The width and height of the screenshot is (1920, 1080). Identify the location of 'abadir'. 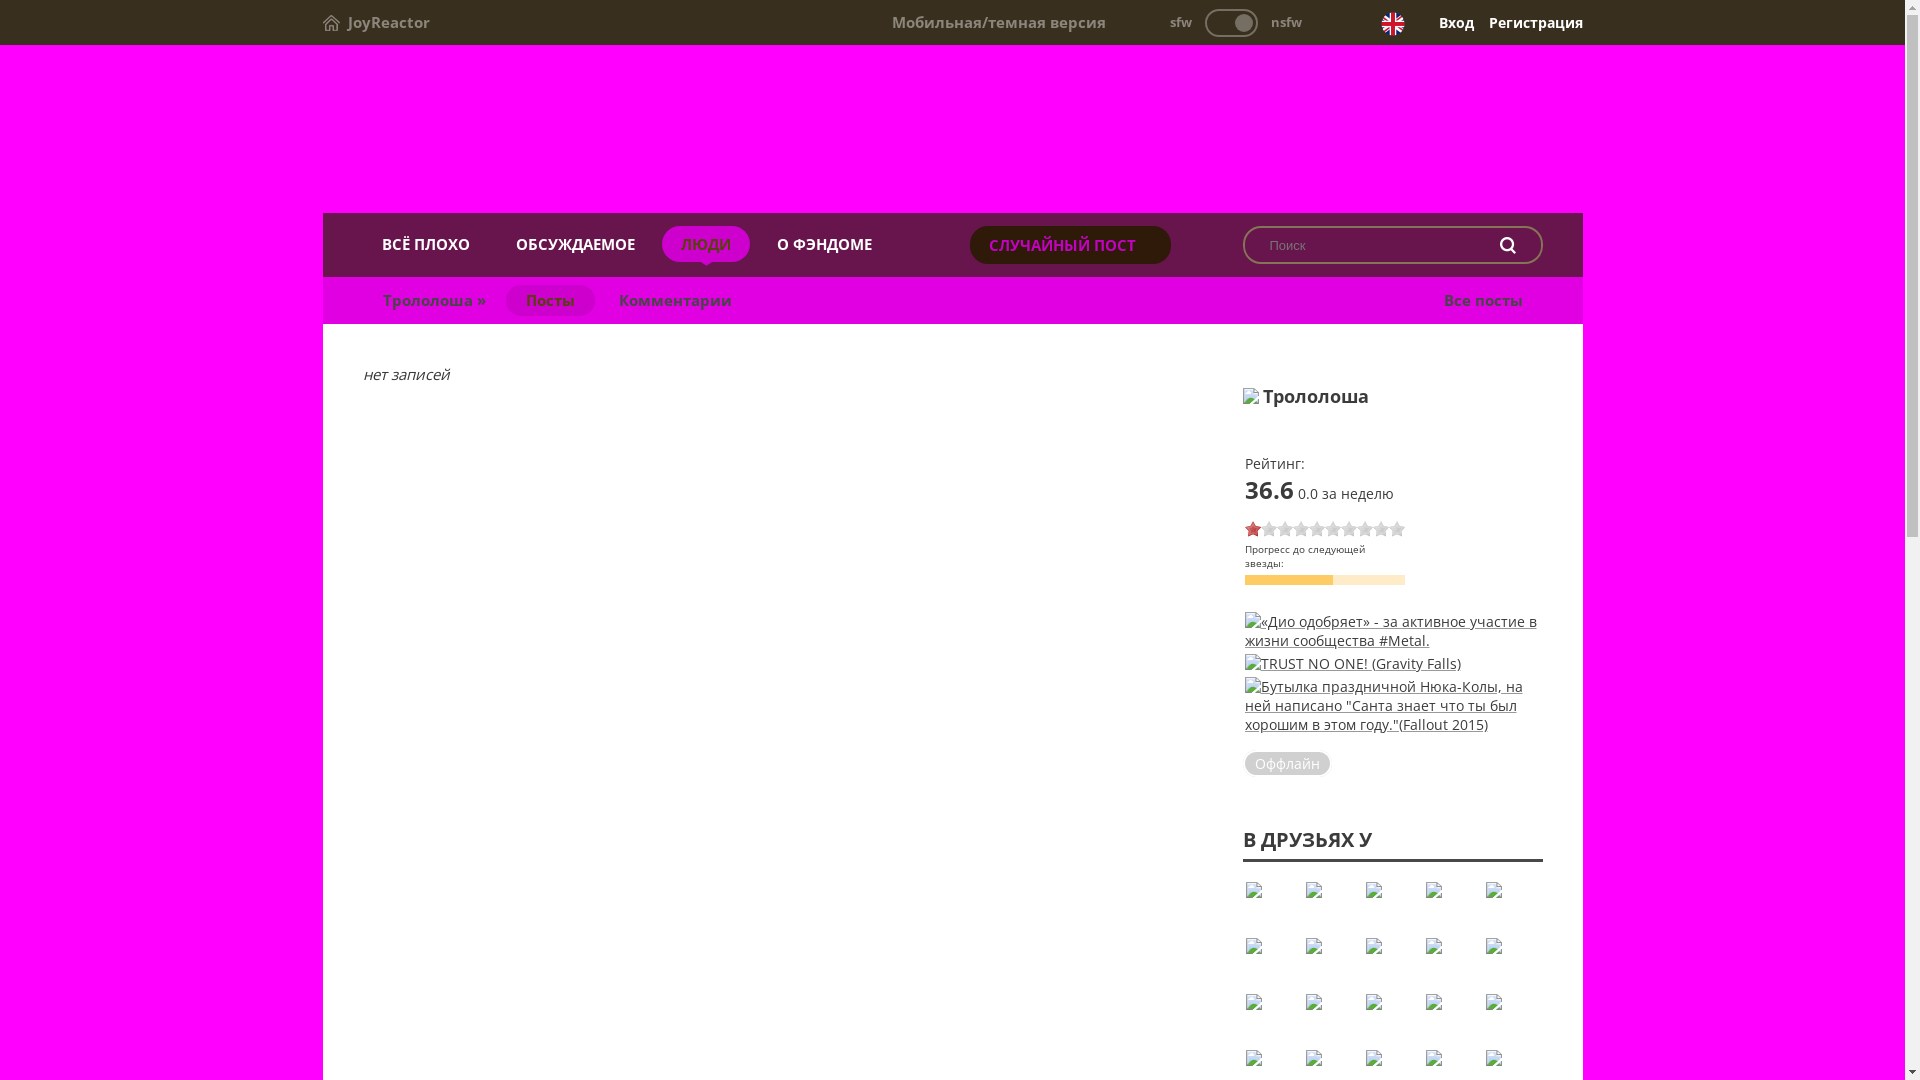
(1450, 903).